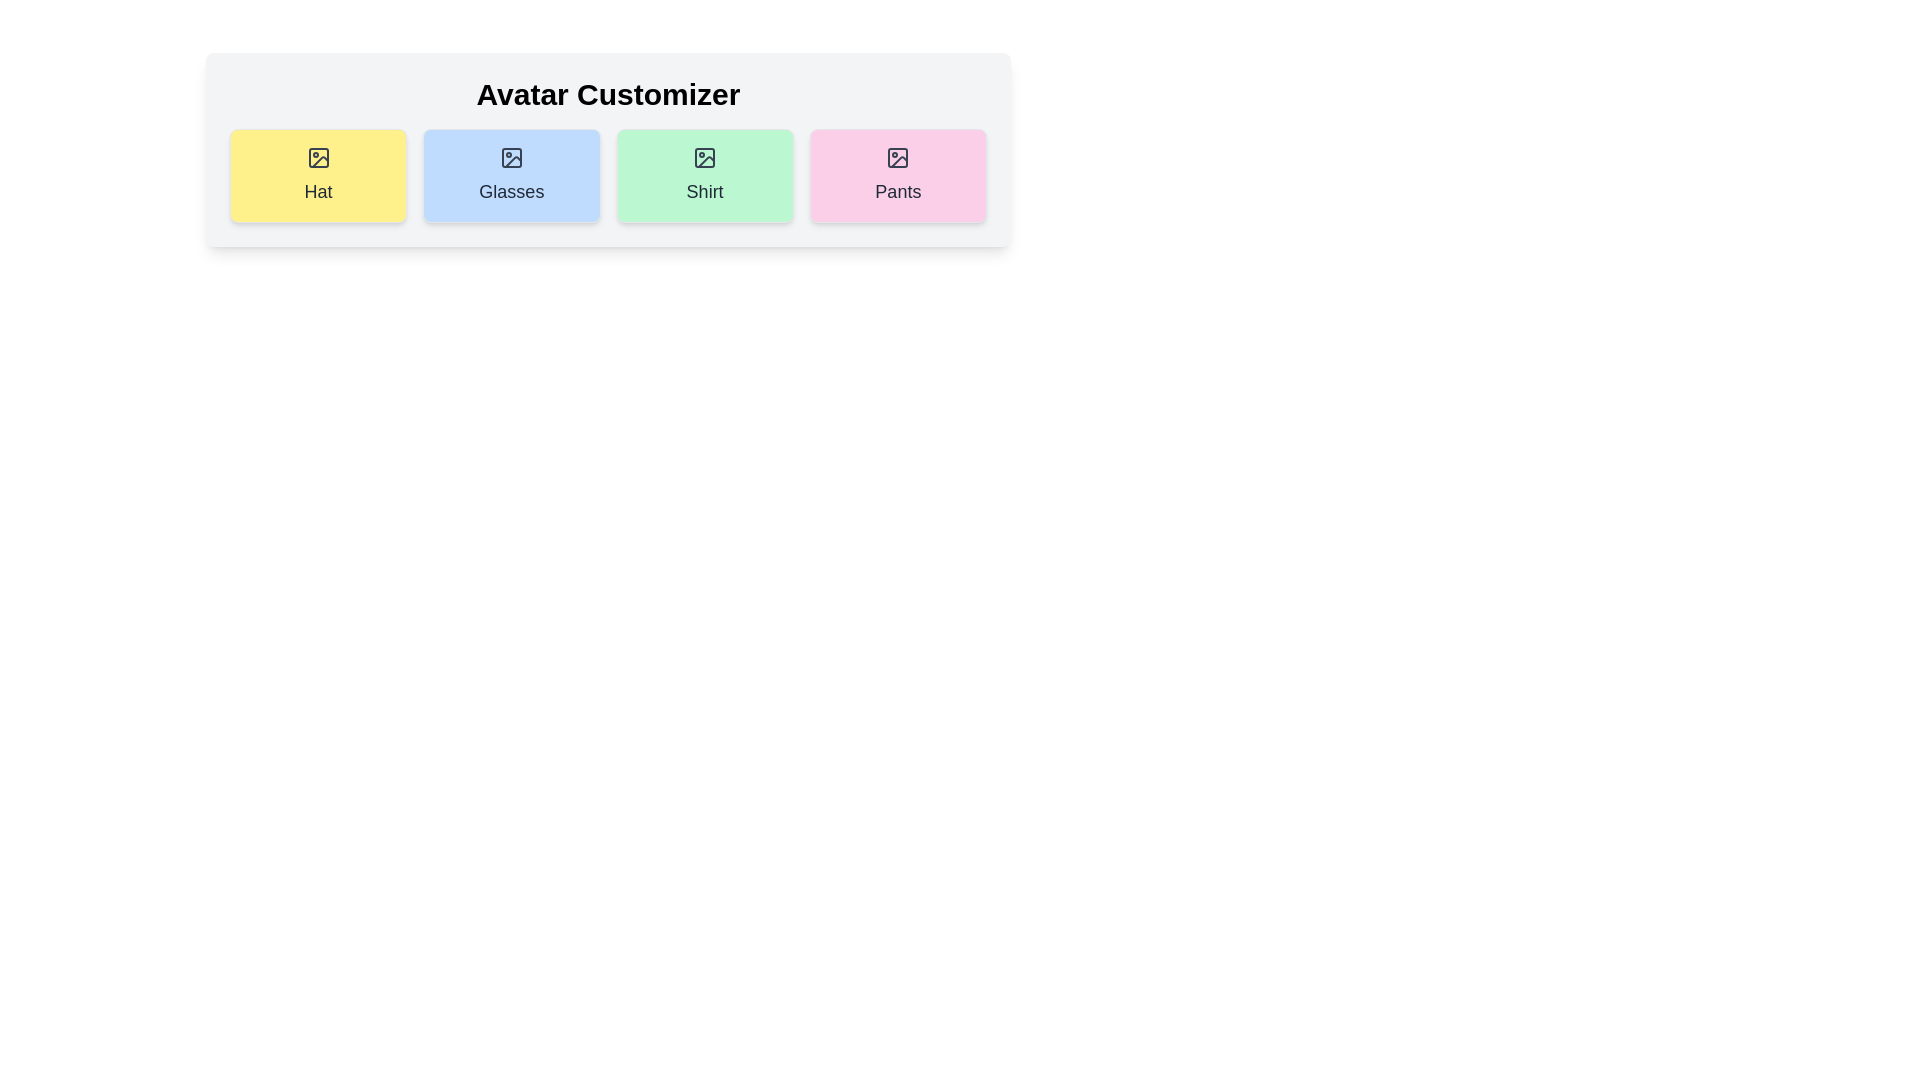  I want to click on the 'Hat' button, which is the first item in the grid layout of four buttons, so click(317, 175).